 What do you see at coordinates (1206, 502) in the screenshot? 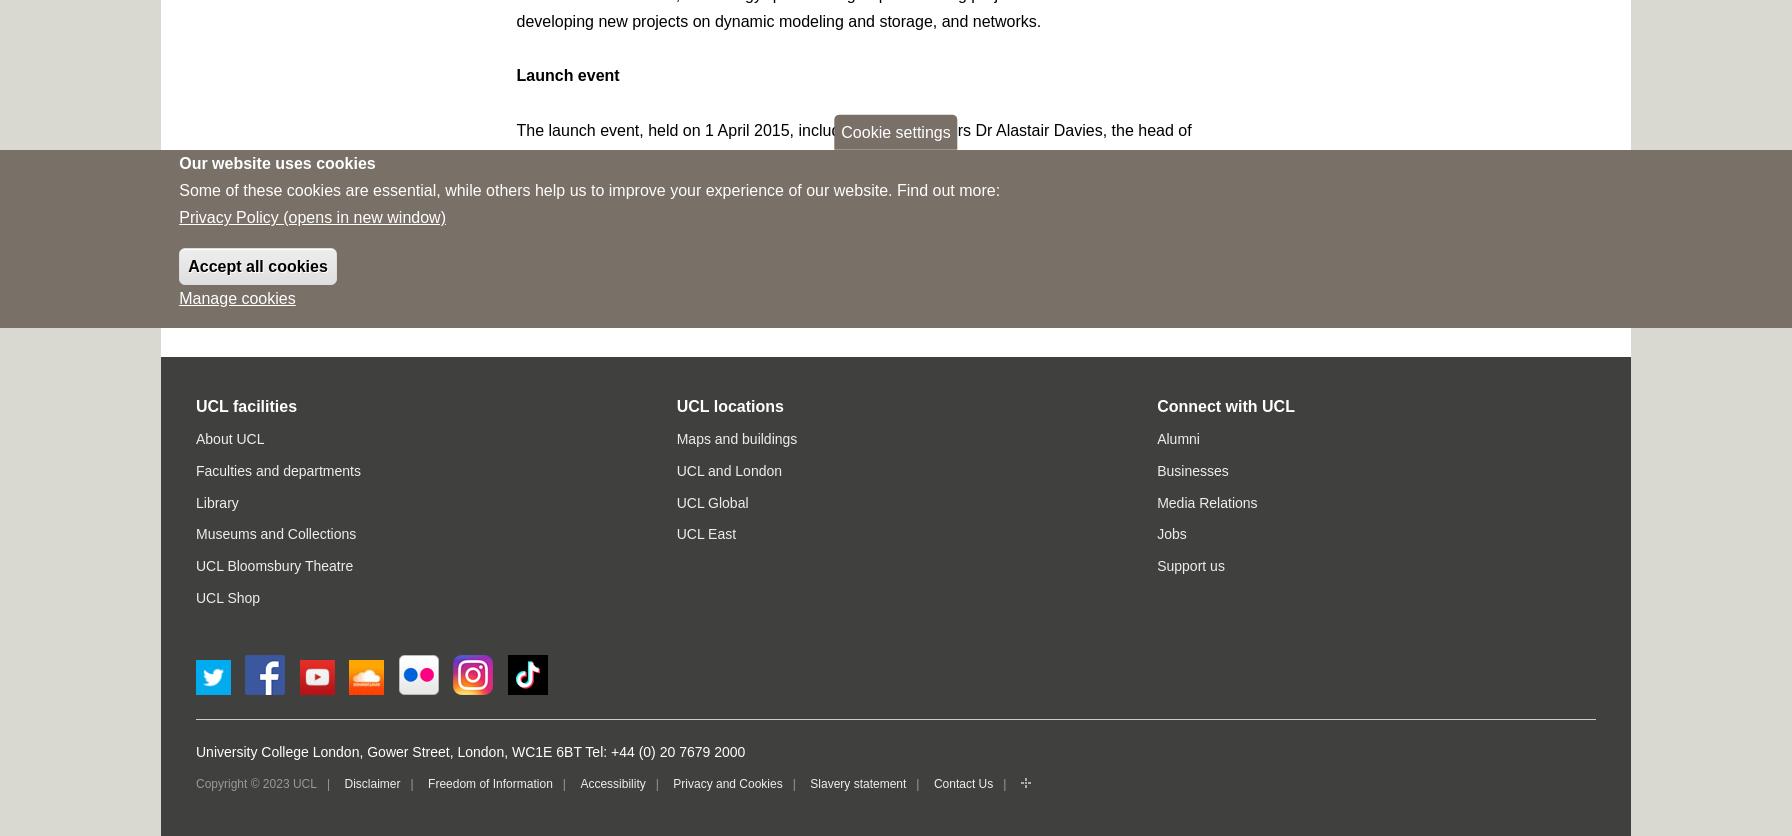
I see `'Media Relations'` at bounding box center [1206, 502].